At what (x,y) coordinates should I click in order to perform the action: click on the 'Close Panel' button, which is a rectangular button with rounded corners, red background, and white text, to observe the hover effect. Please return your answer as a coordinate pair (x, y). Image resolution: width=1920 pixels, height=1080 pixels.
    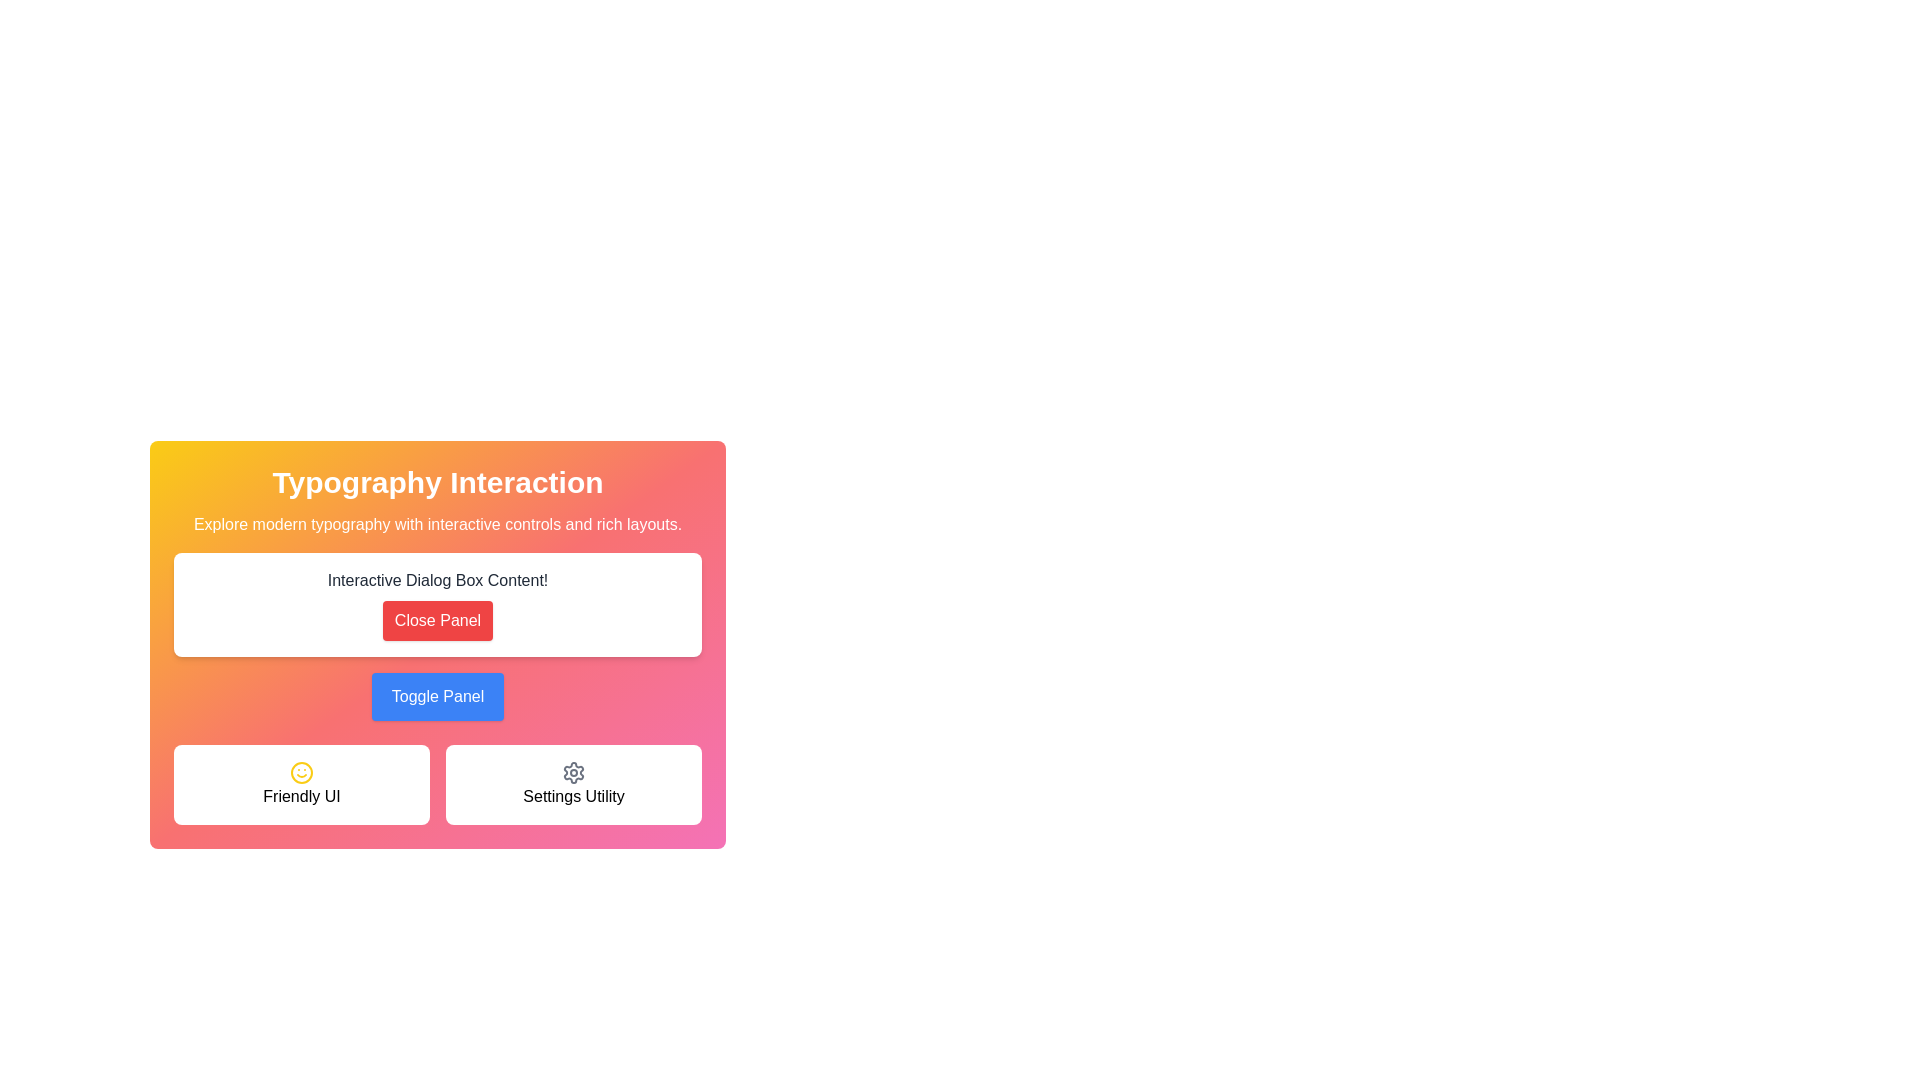
    Looking at the image, I should click on (436, 620).